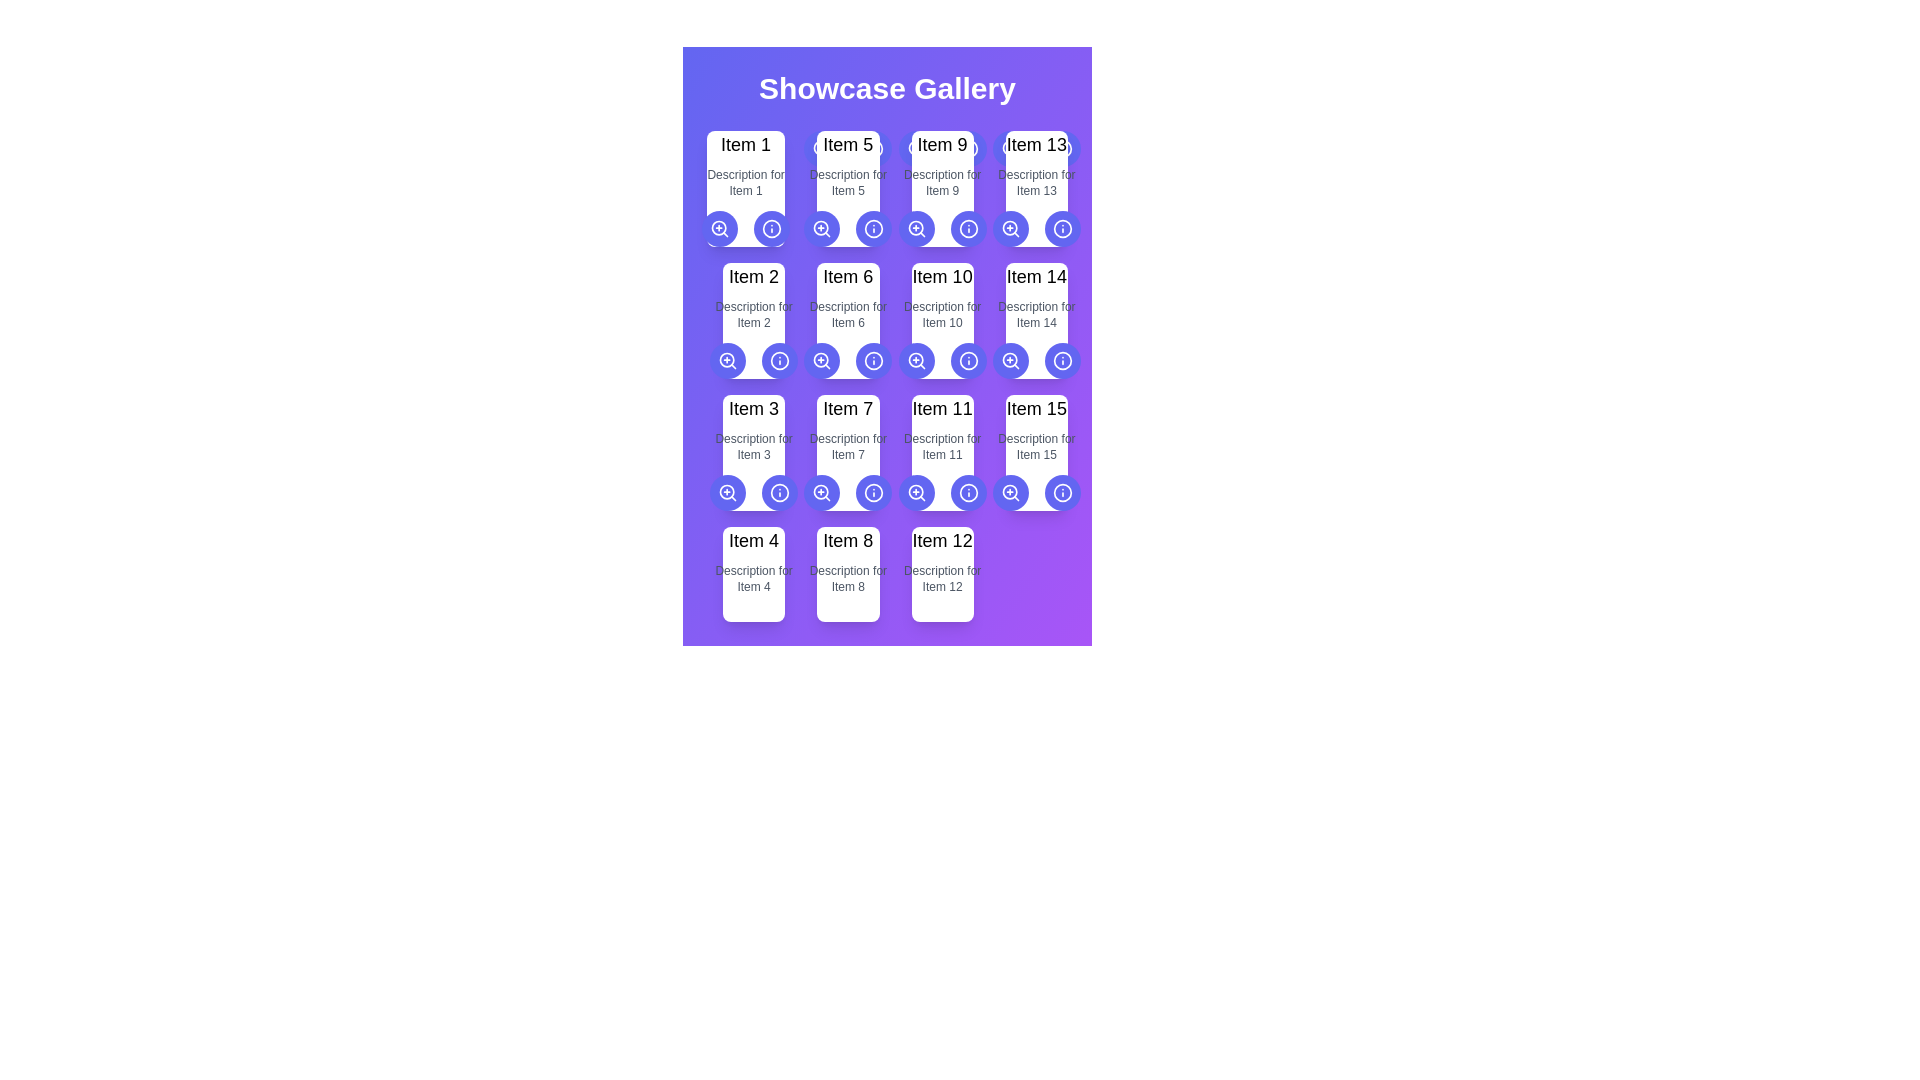 The height and width of the screenshot is (1080, 1920). What do you see at coordinates (726, 492) in the screenshot?
I see `the circular shape representing the lens of the magnifying glass in the zoom-in icon located below the 'Item 3' card` at bounding box center [726, 492].